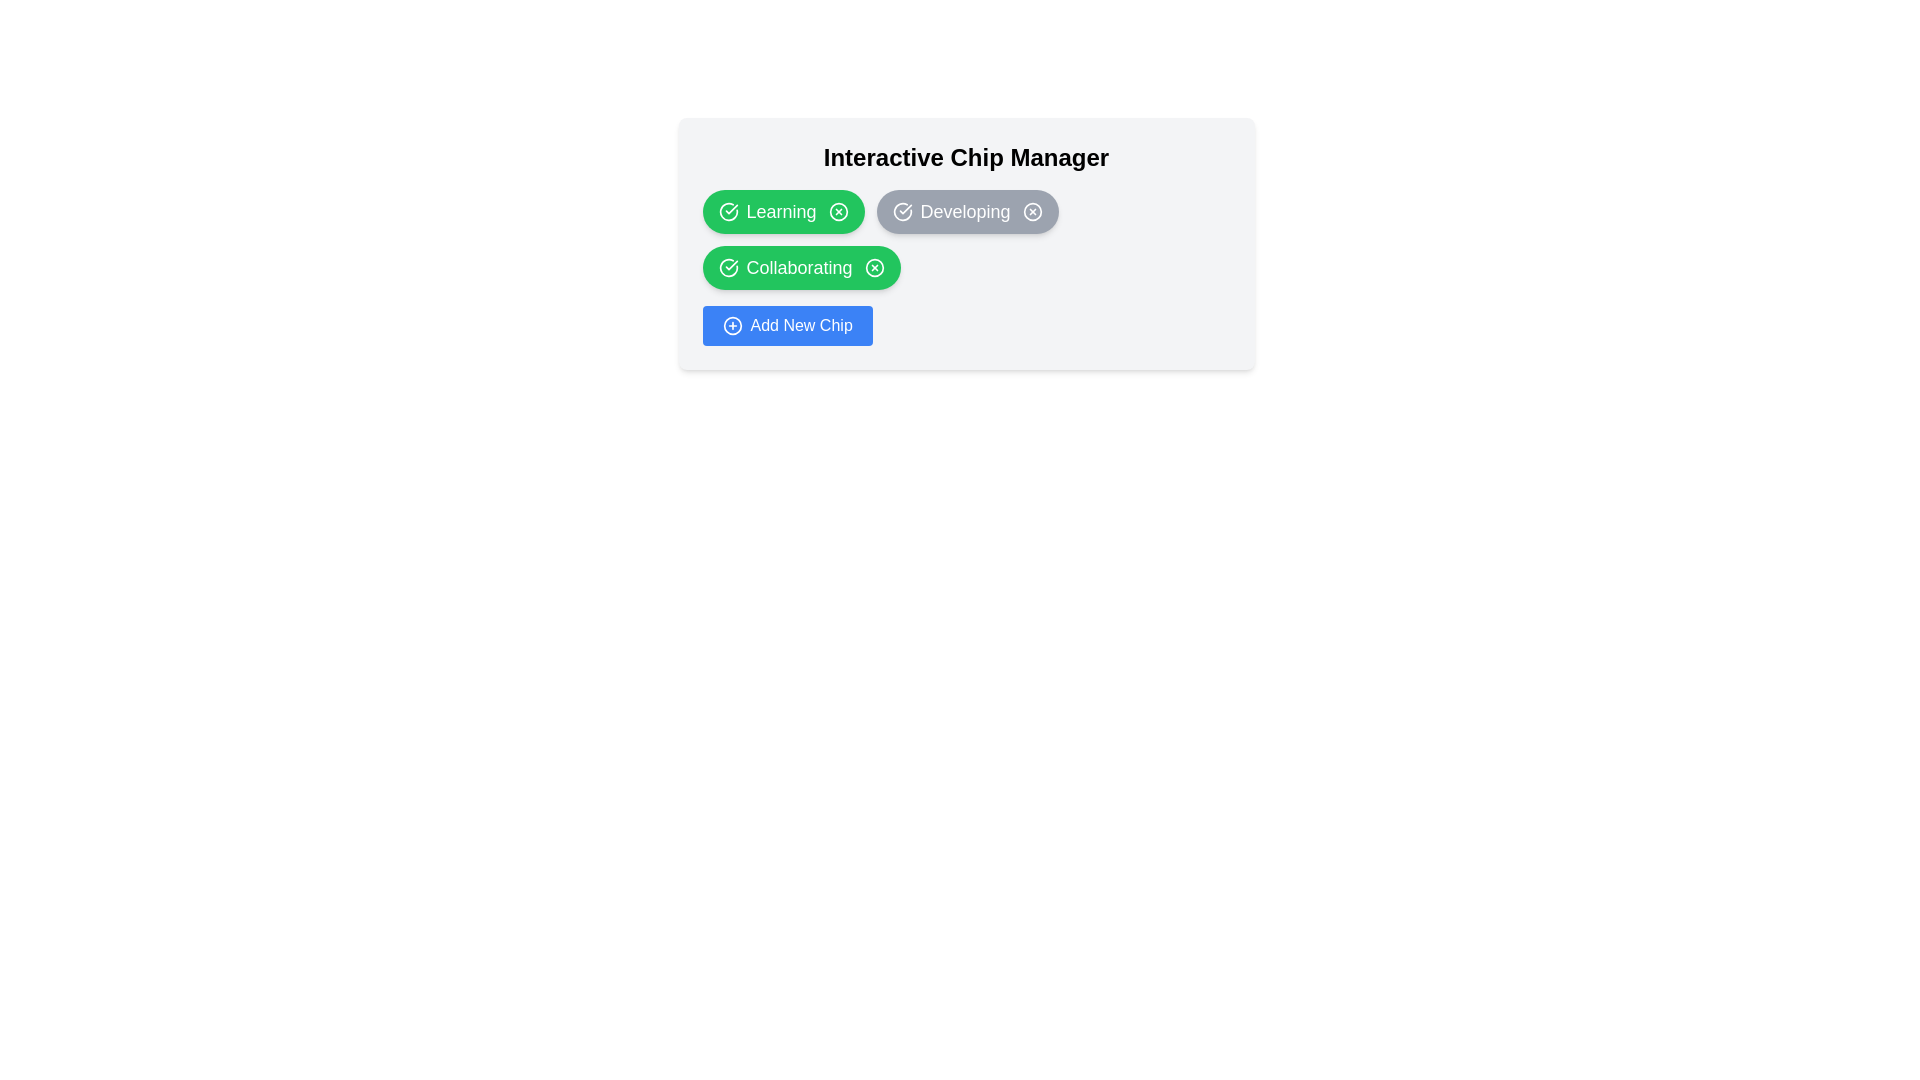 Image resolution: width=1920 pixels, height=1080 pixels. Describe the element at coordinates (965, 212) in the screenshot. I see `text label representing a state or category designation within the 'Interactive Chip Manager', located on the right side of the second row of chips` at that location.